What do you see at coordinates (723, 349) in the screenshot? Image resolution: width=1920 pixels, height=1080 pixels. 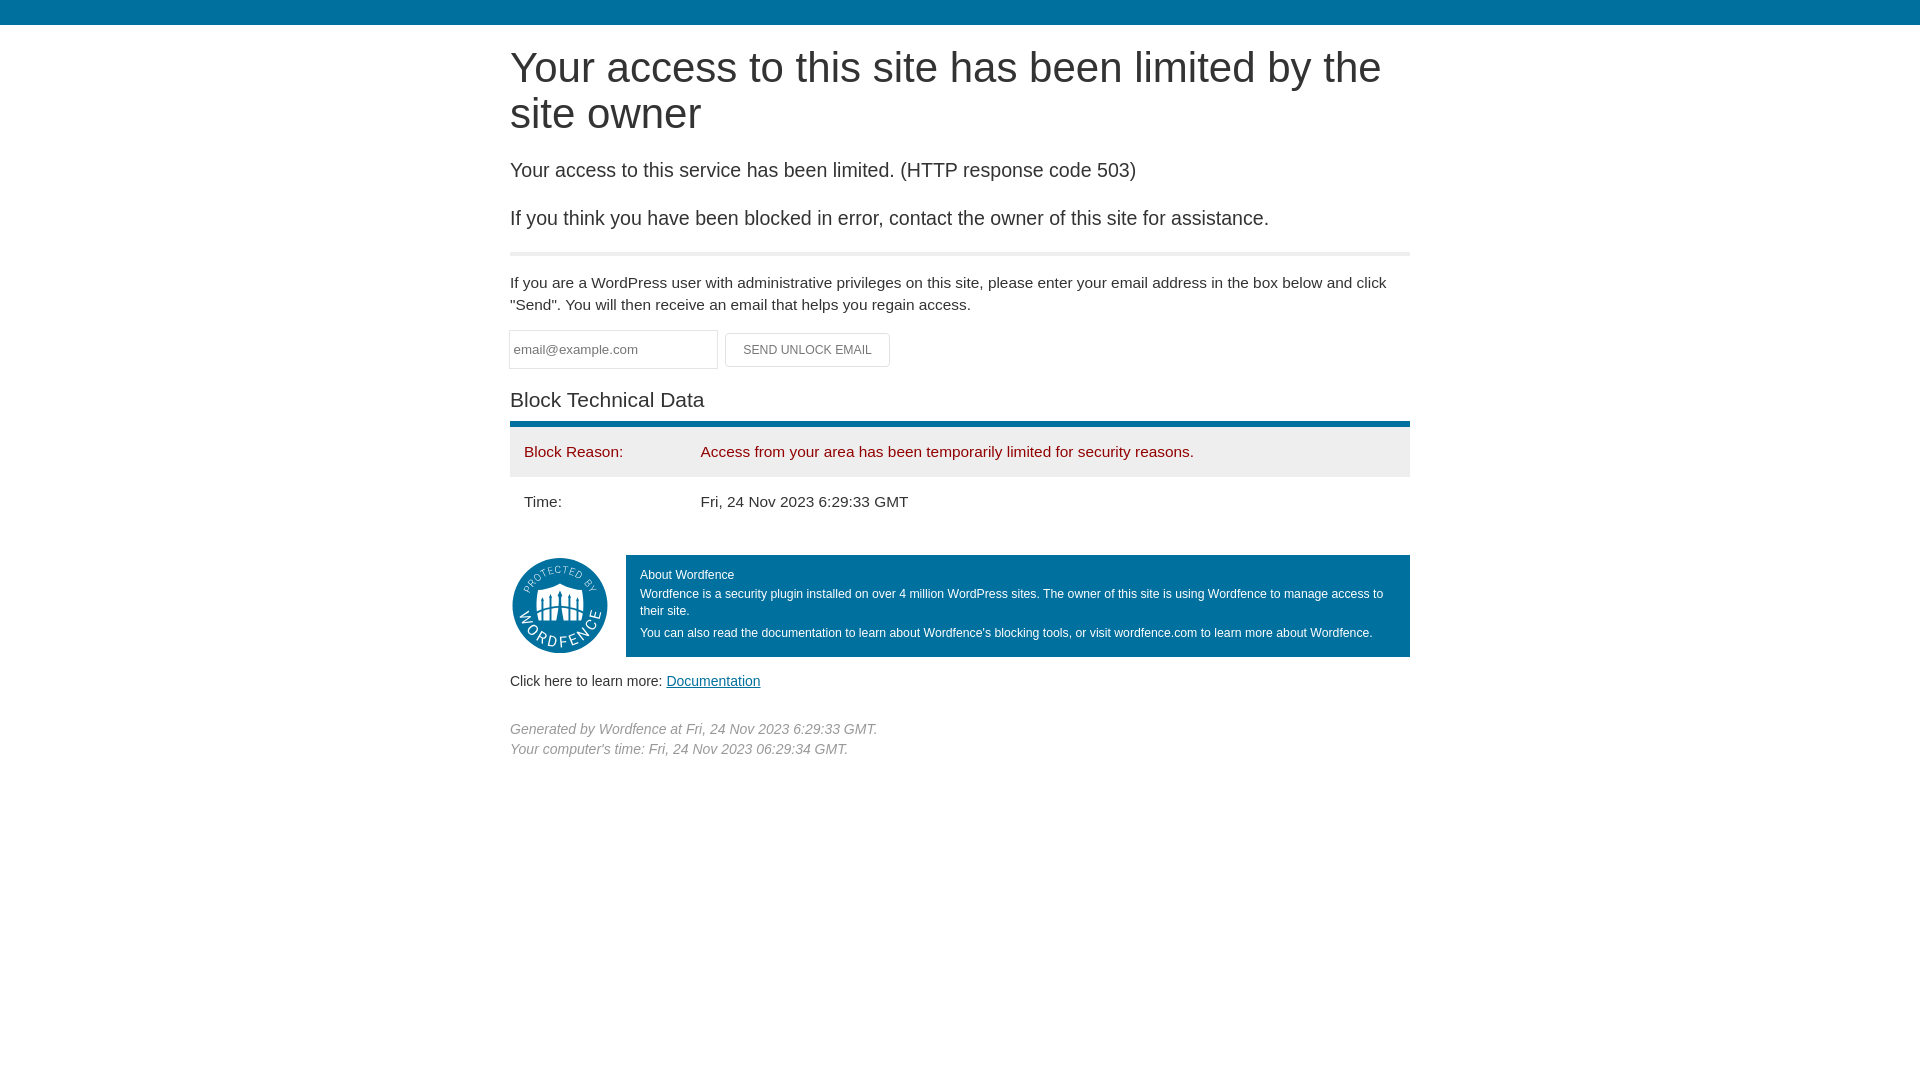 I see `'Send Unlock Email'` at bounding box center [723, 349].